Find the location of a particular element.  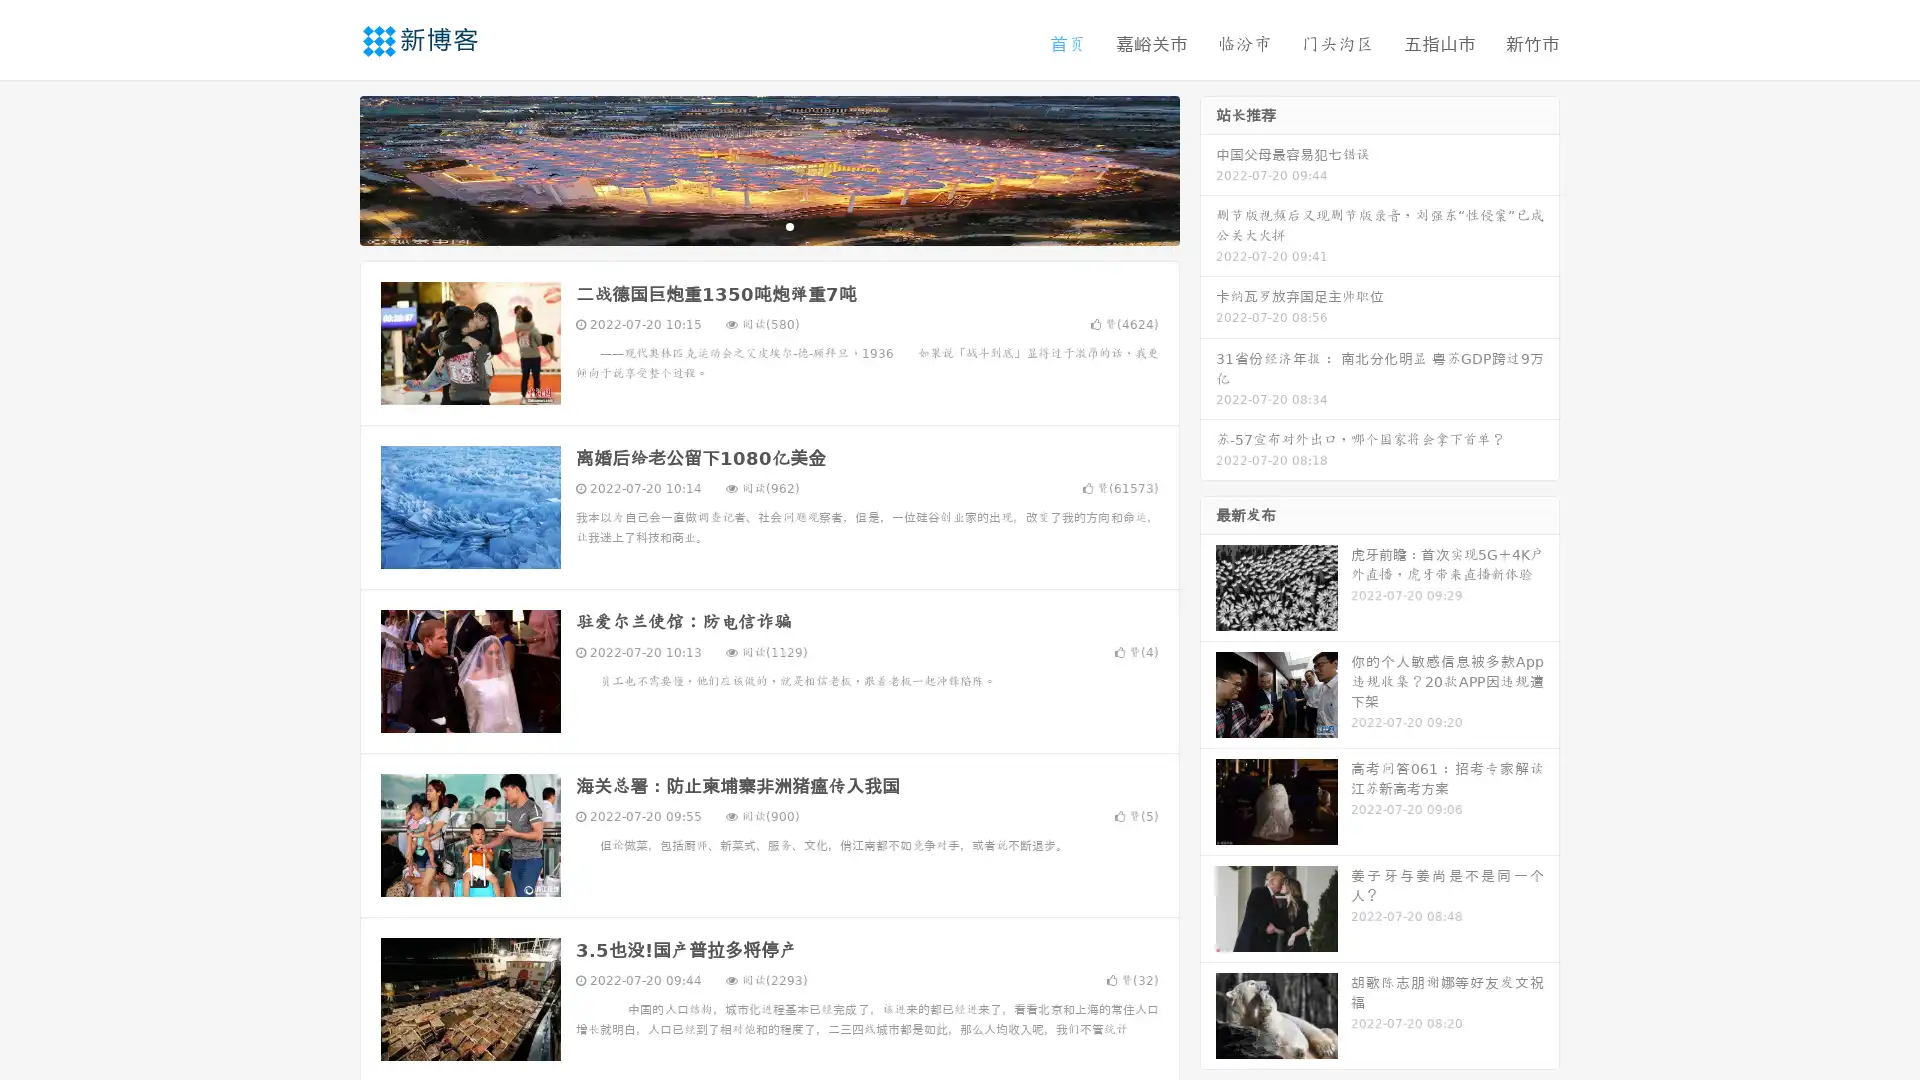

Go to slide 3 is located at coordinates (789, 225).